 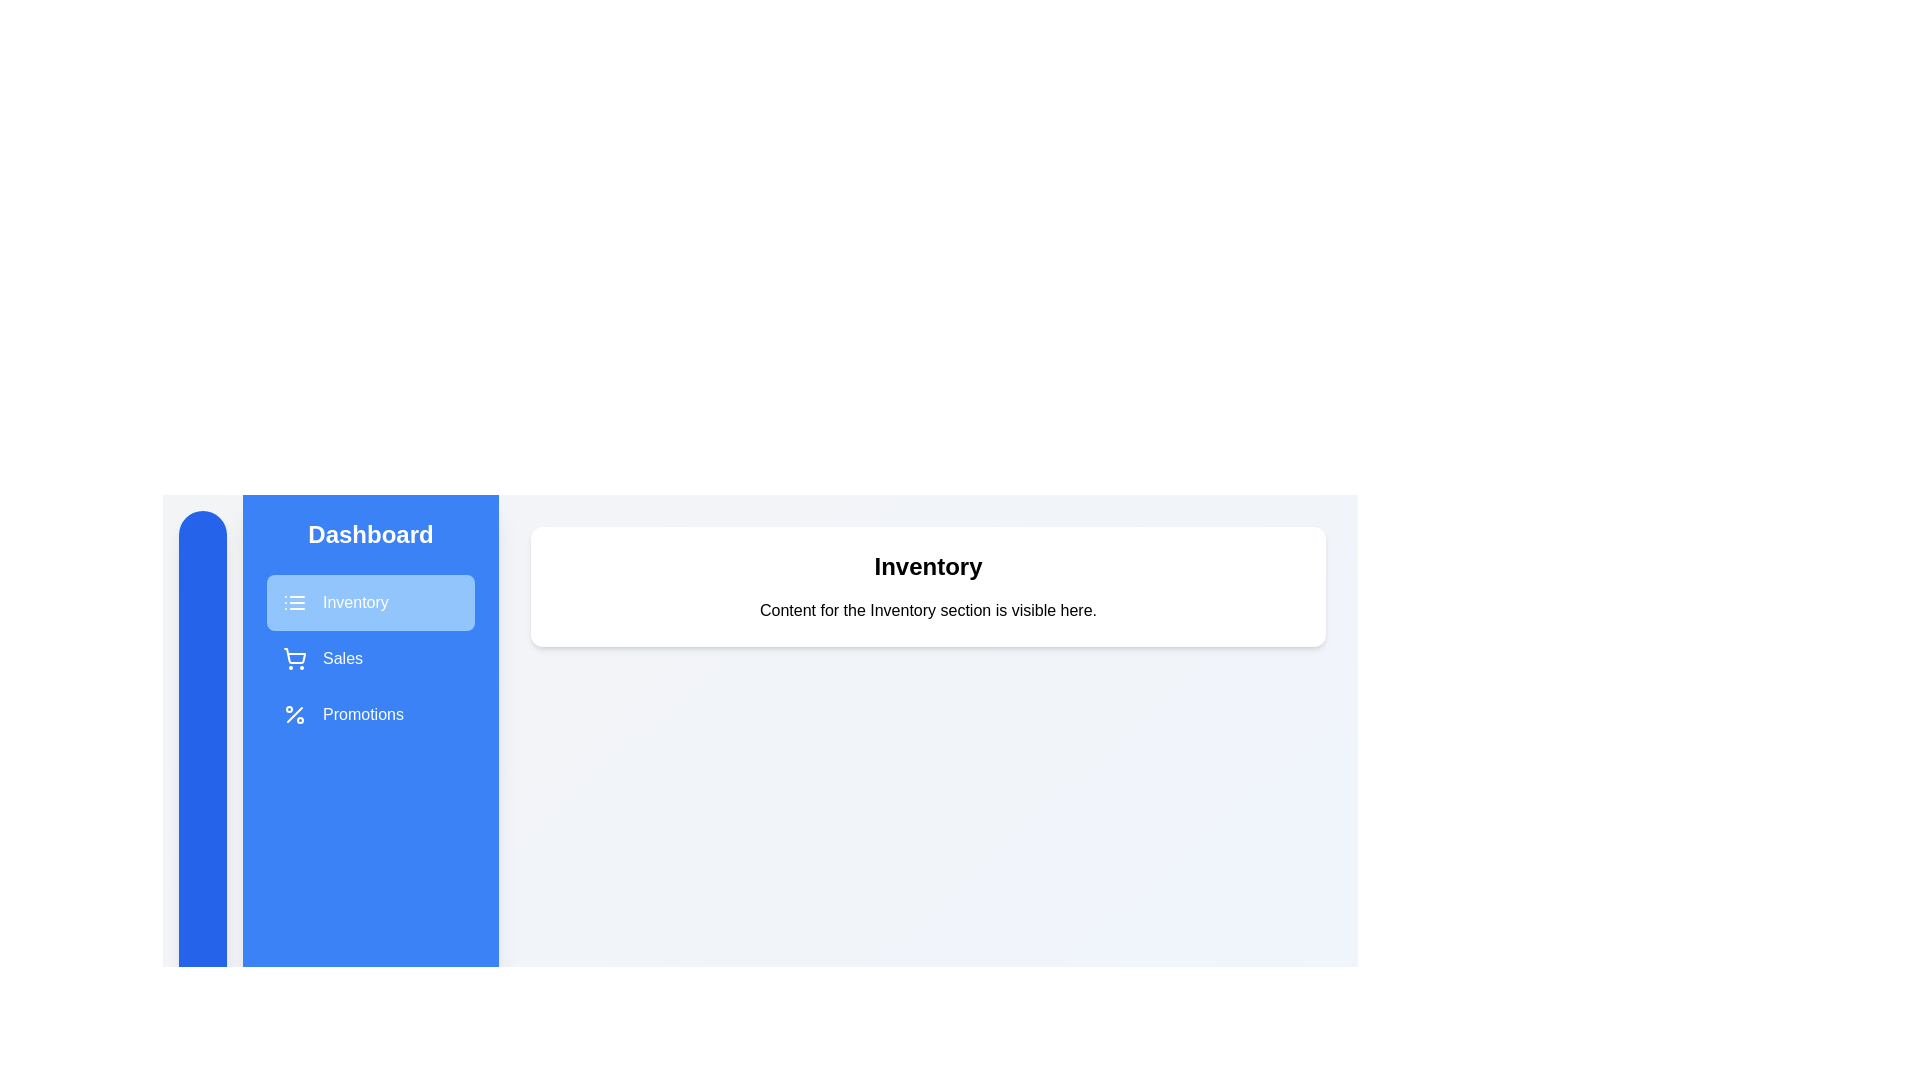 I want to click on the Inventory section in the sidebar menu, so click(x=370, y=601).